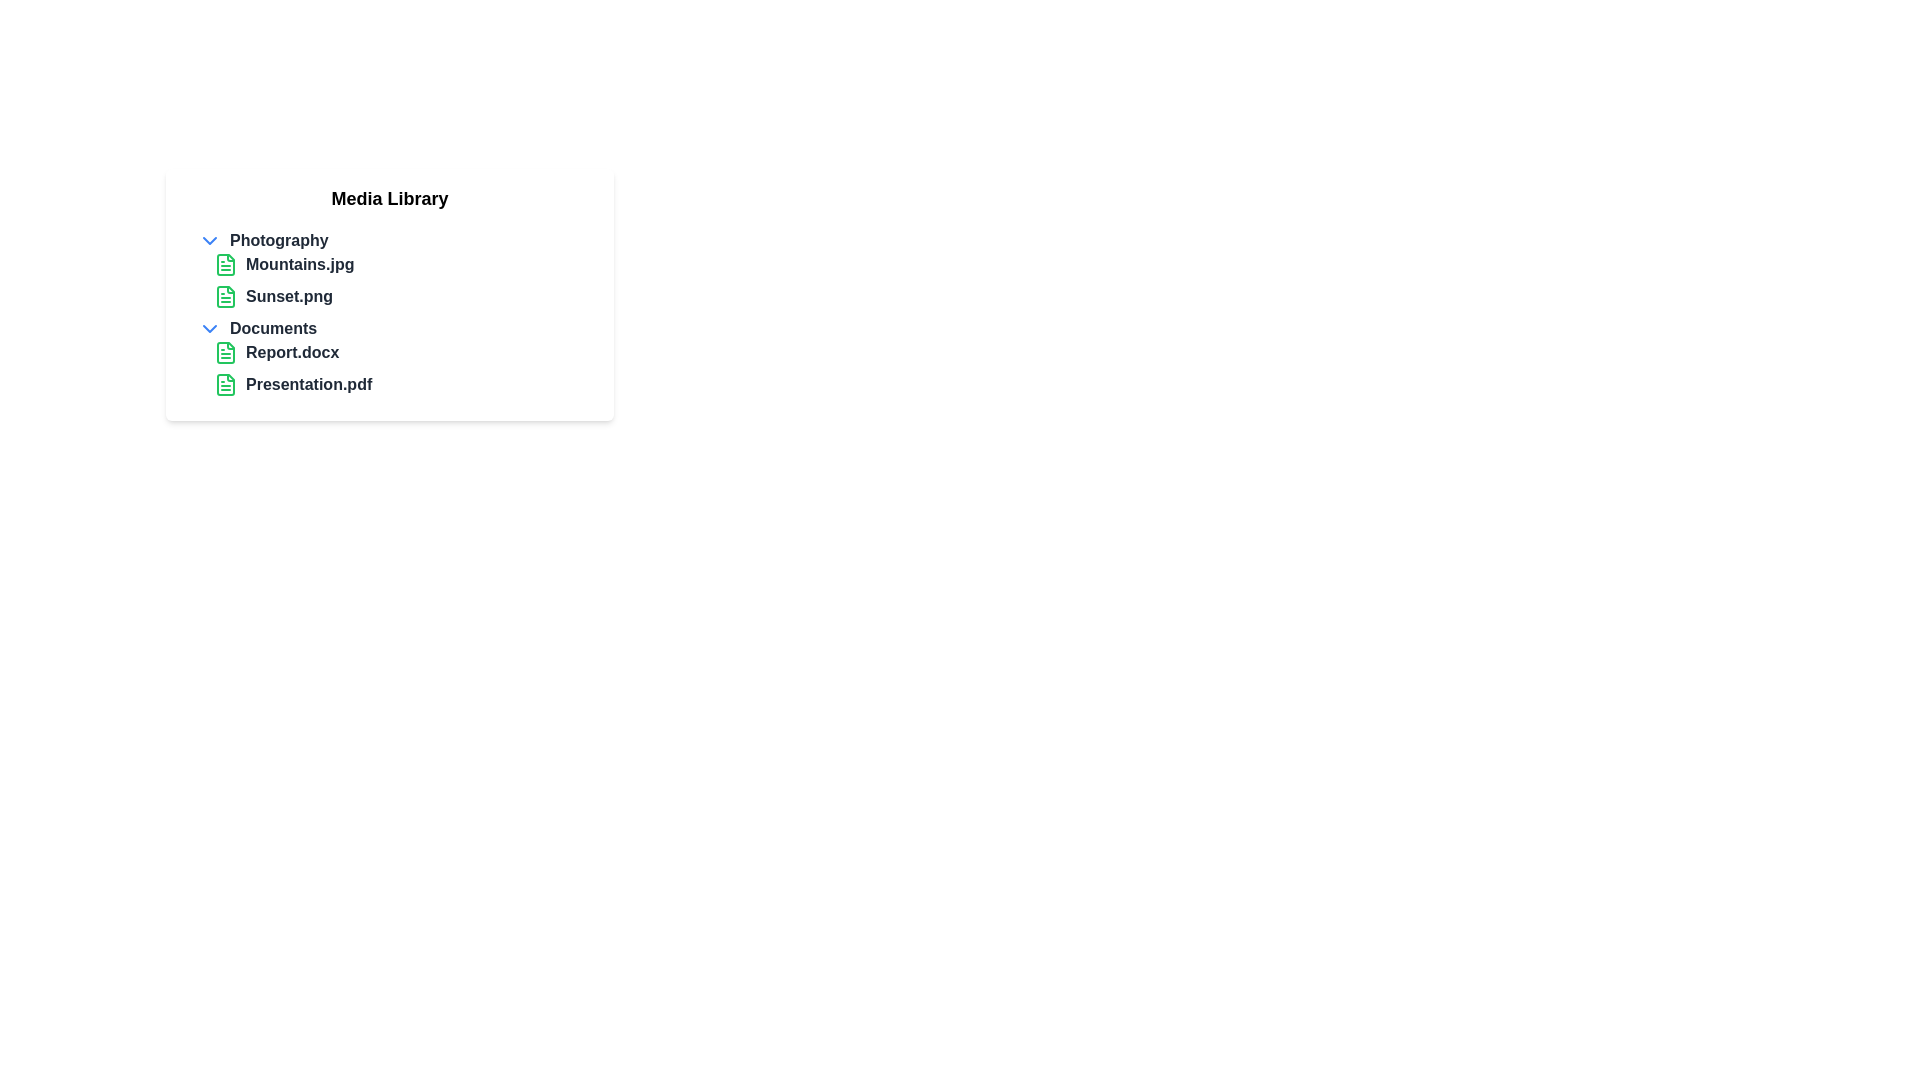 This screenshot has width=1920, height=1080. I want to click on the blue downward-facing chevron icon located to the left of the 'Documents' text, so click(210, 327).